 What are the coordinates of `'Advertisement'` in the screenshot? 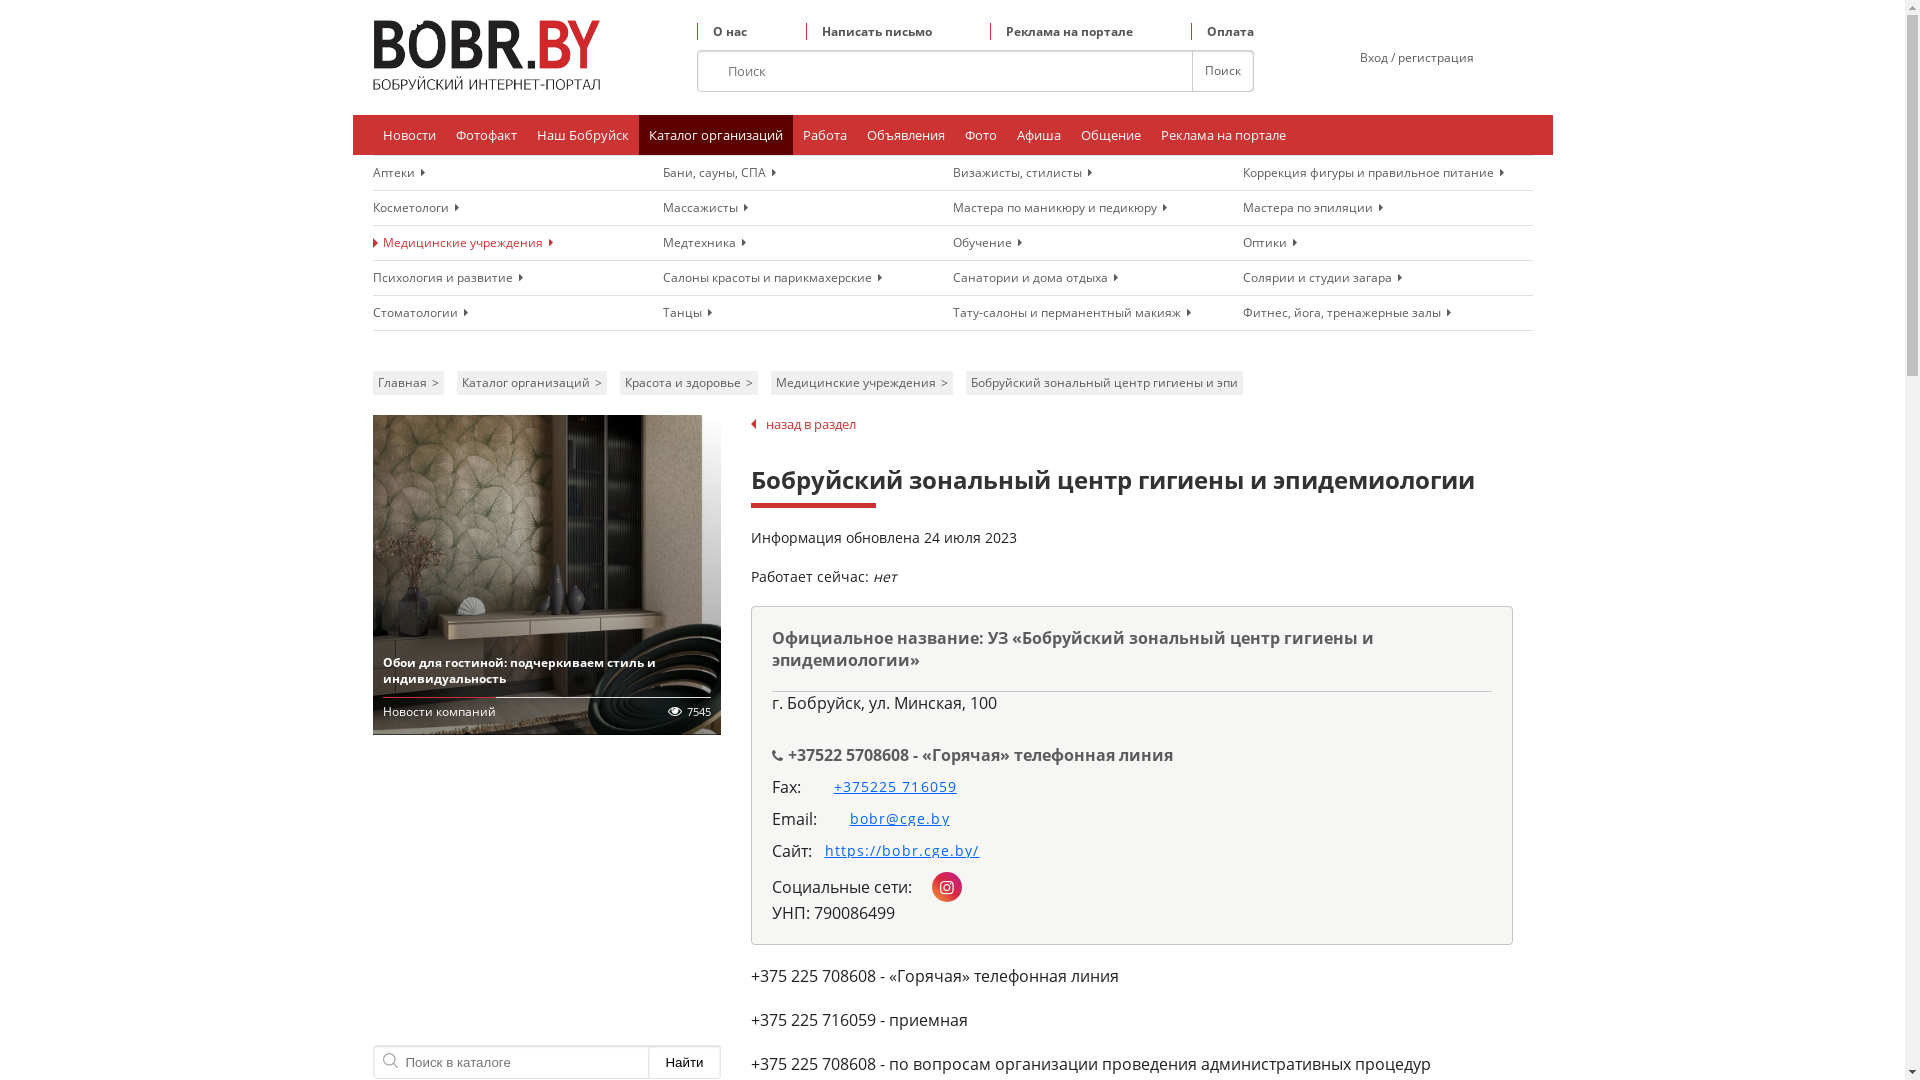 It's located at (546, 893).